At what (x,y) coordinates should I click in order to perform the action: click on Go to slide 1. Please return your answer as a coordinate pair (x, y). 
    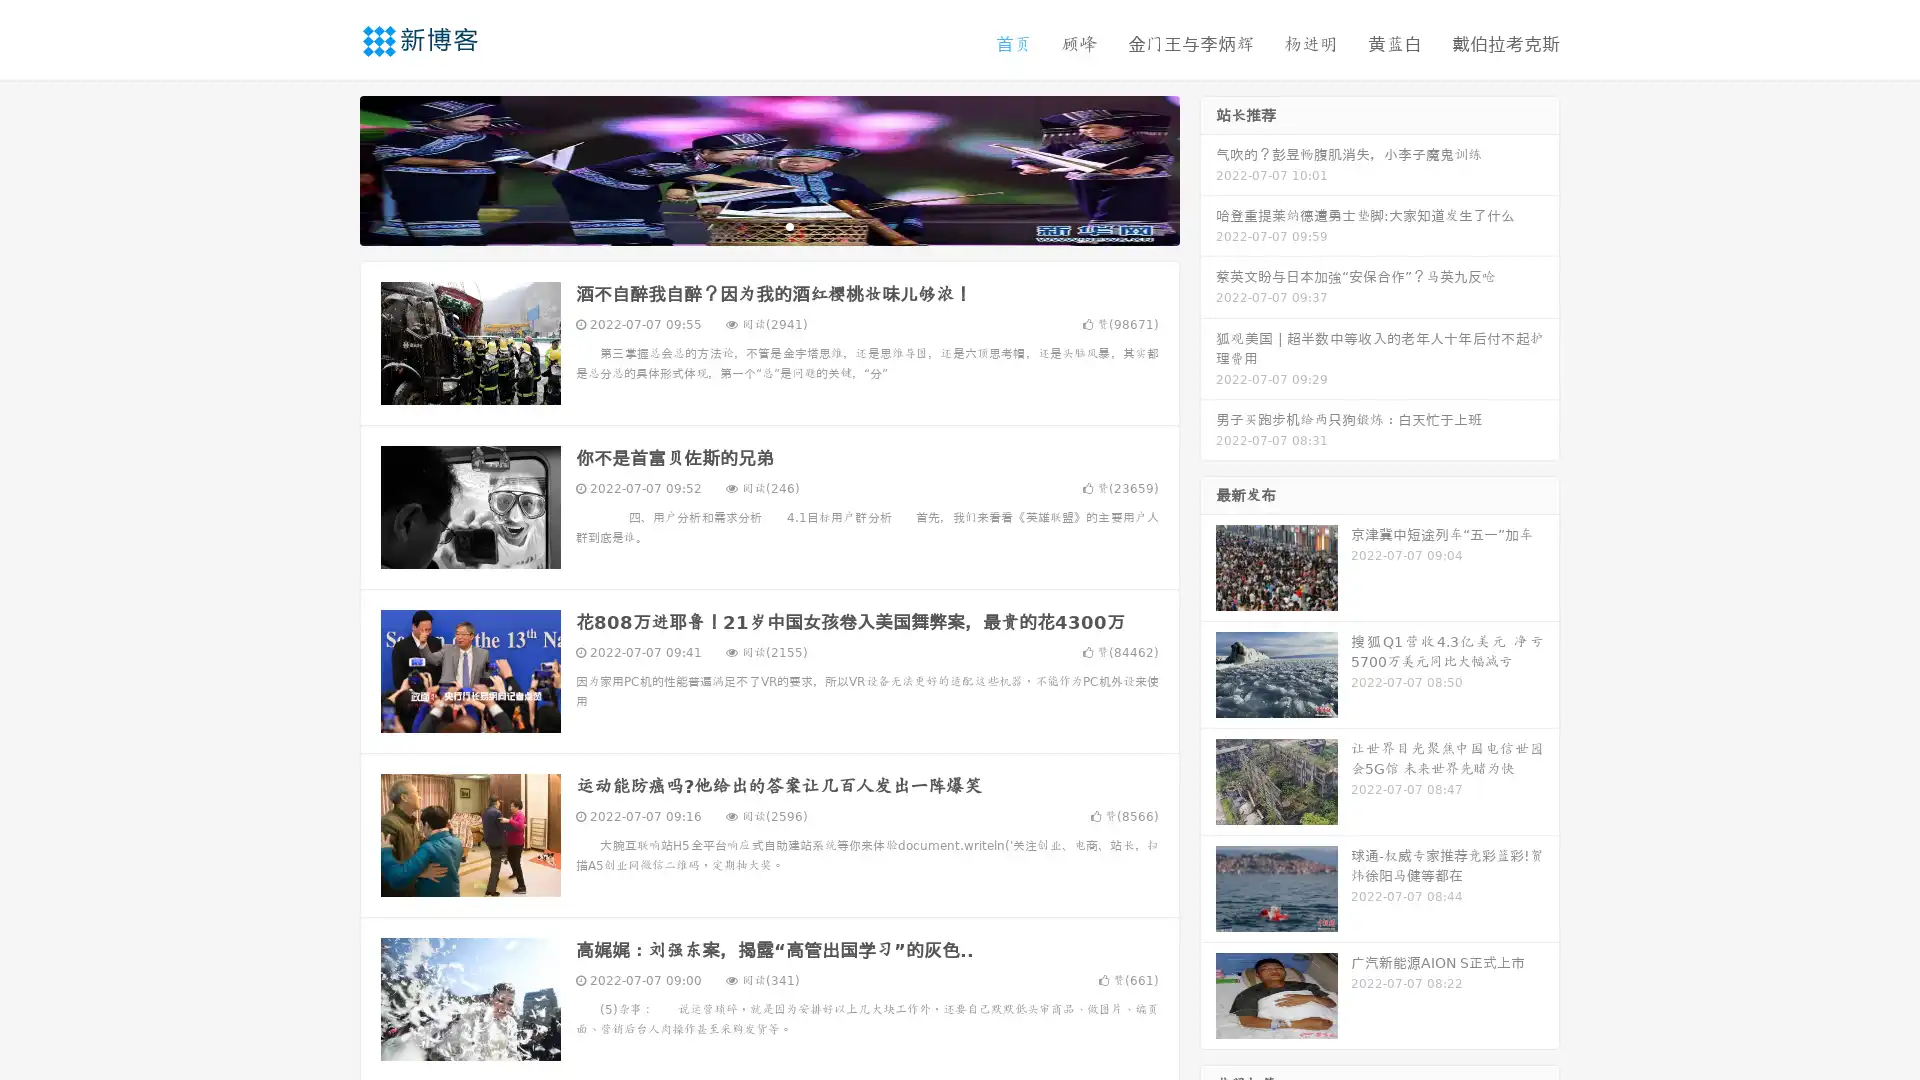
    Looking at the image, I should click on (748, 225).